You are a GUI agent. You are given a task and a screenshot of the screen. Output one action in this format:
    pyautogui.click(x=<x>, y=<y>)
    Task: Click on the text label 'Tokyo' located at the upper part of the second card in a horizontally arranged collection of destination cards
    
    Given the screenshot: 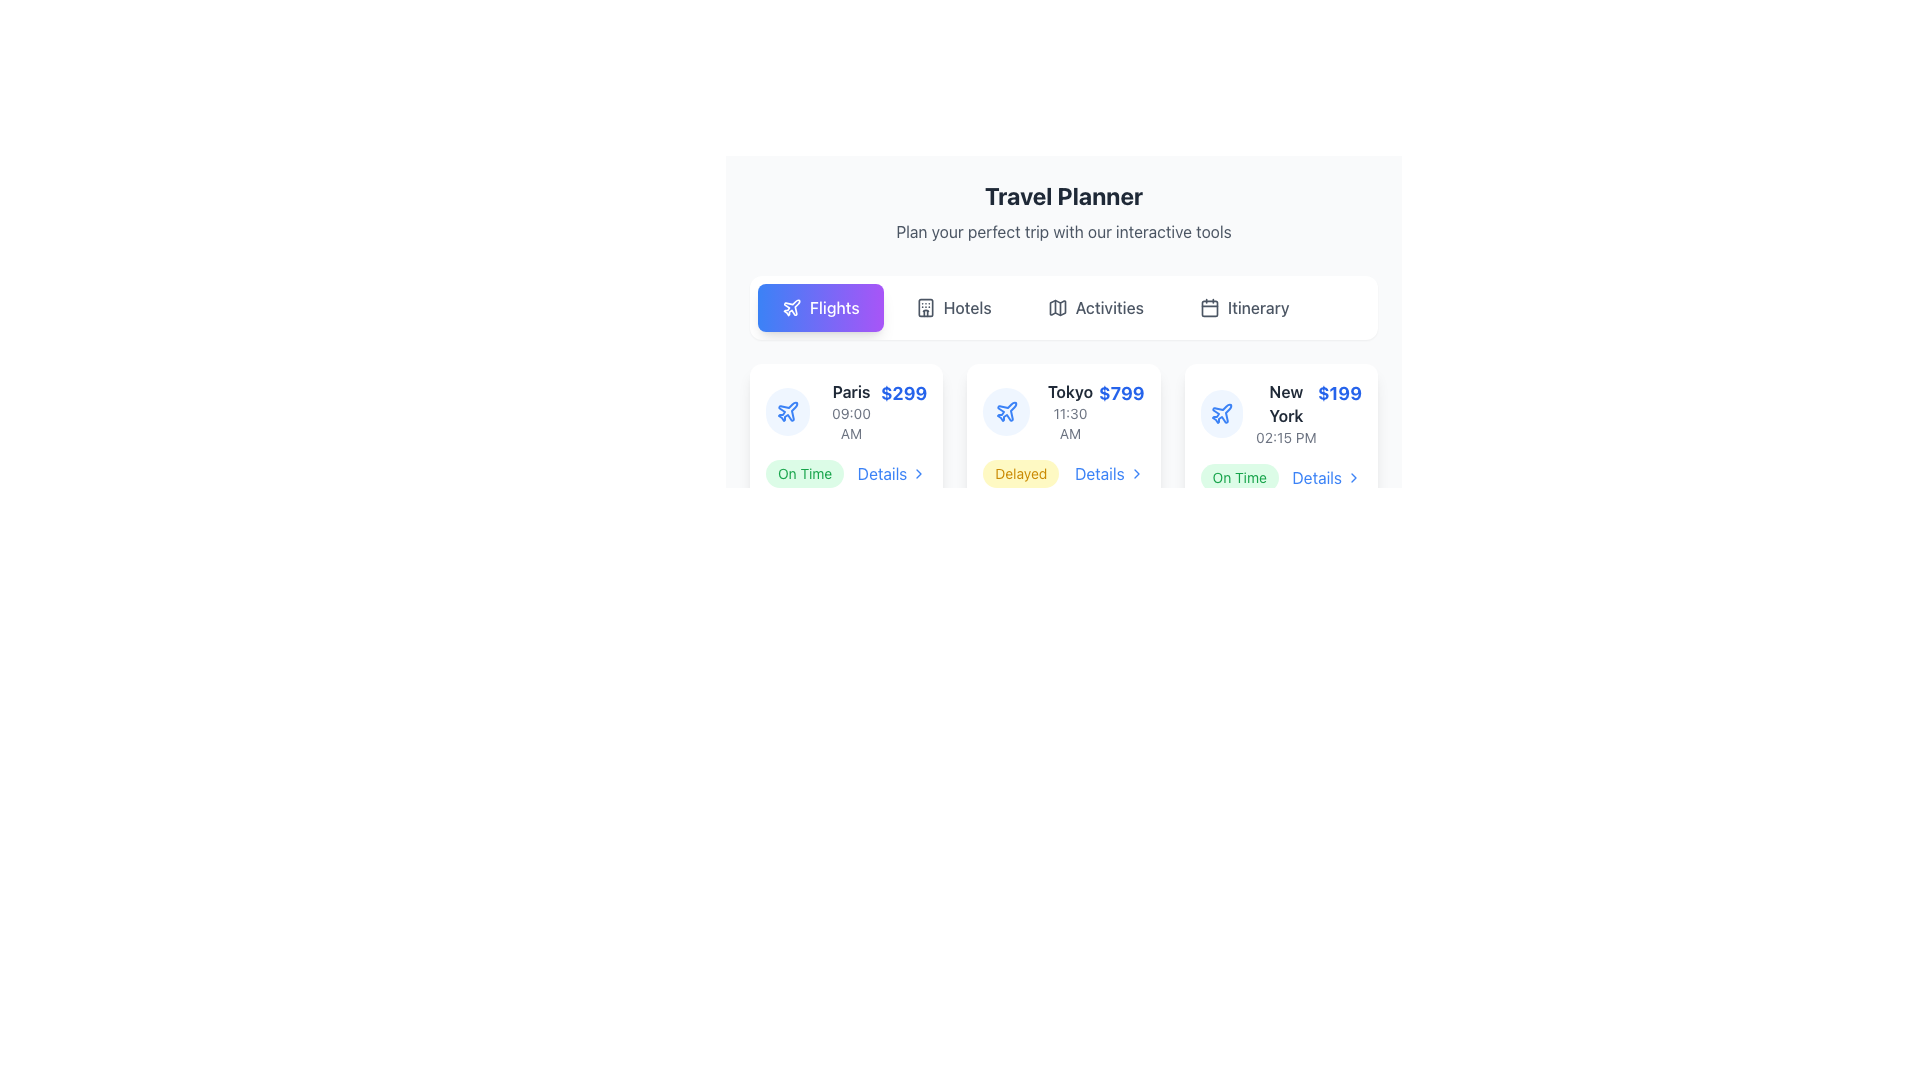 What is the action you would take?
    pyautogui.click(x=1069, y=392)
    